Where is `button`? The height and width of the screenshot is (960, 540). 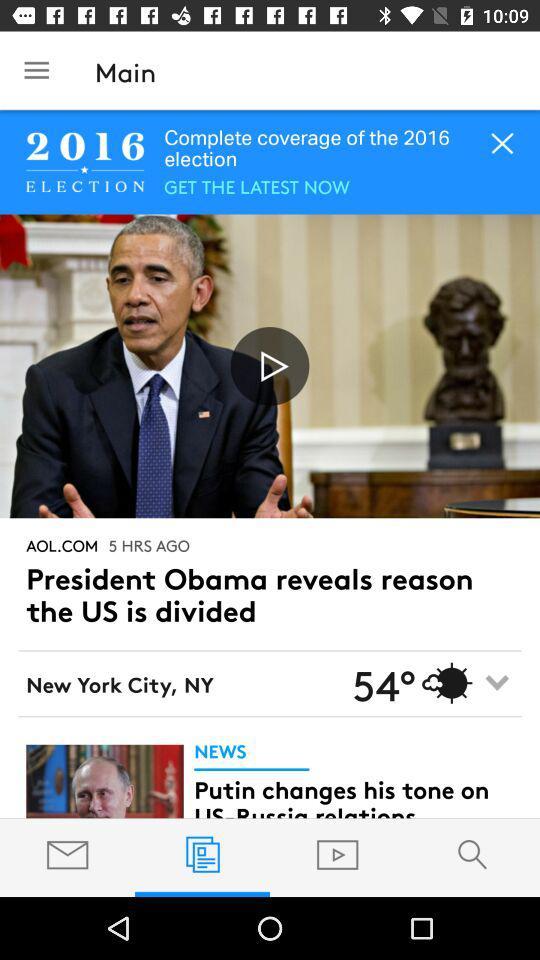
button is located at coordinates (270, 365).